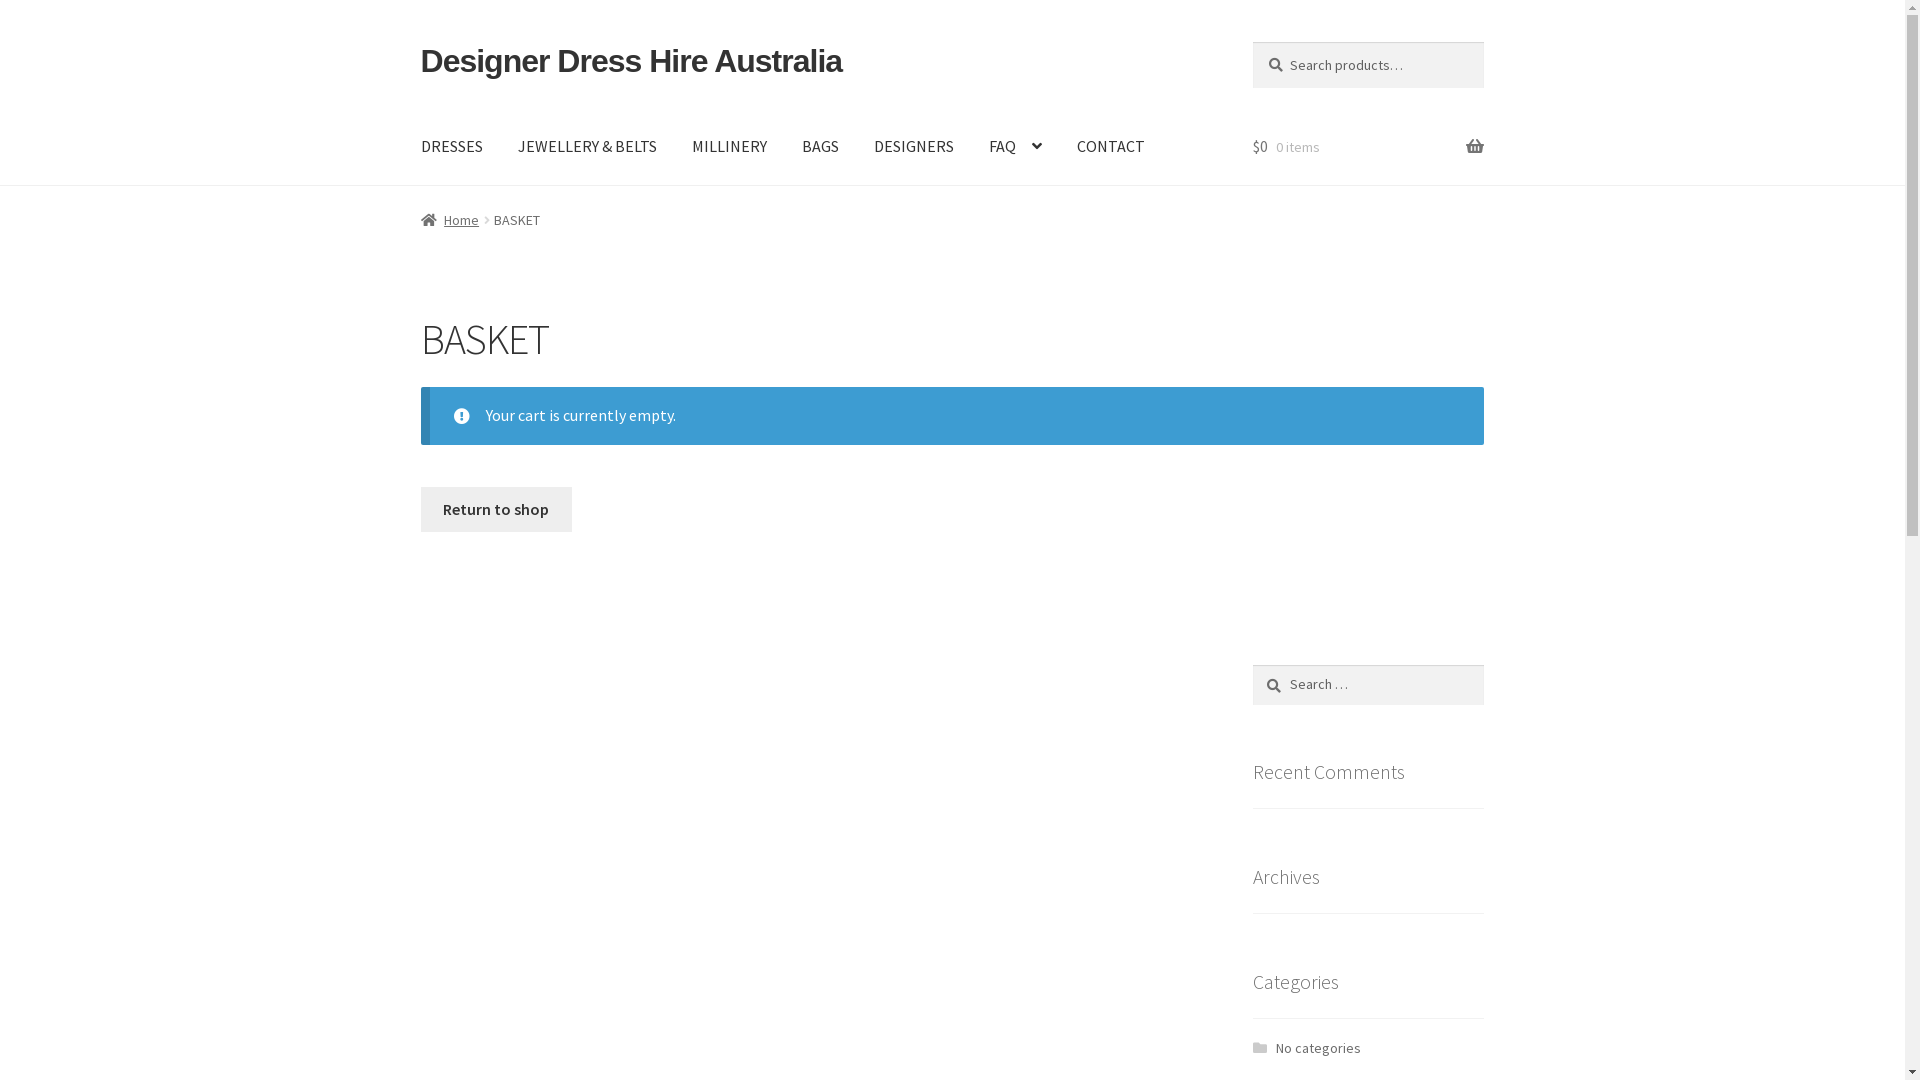 The image size is (1920, 1080). I want to click on 'JEWELLERY & BELTS', so click(502, 145).